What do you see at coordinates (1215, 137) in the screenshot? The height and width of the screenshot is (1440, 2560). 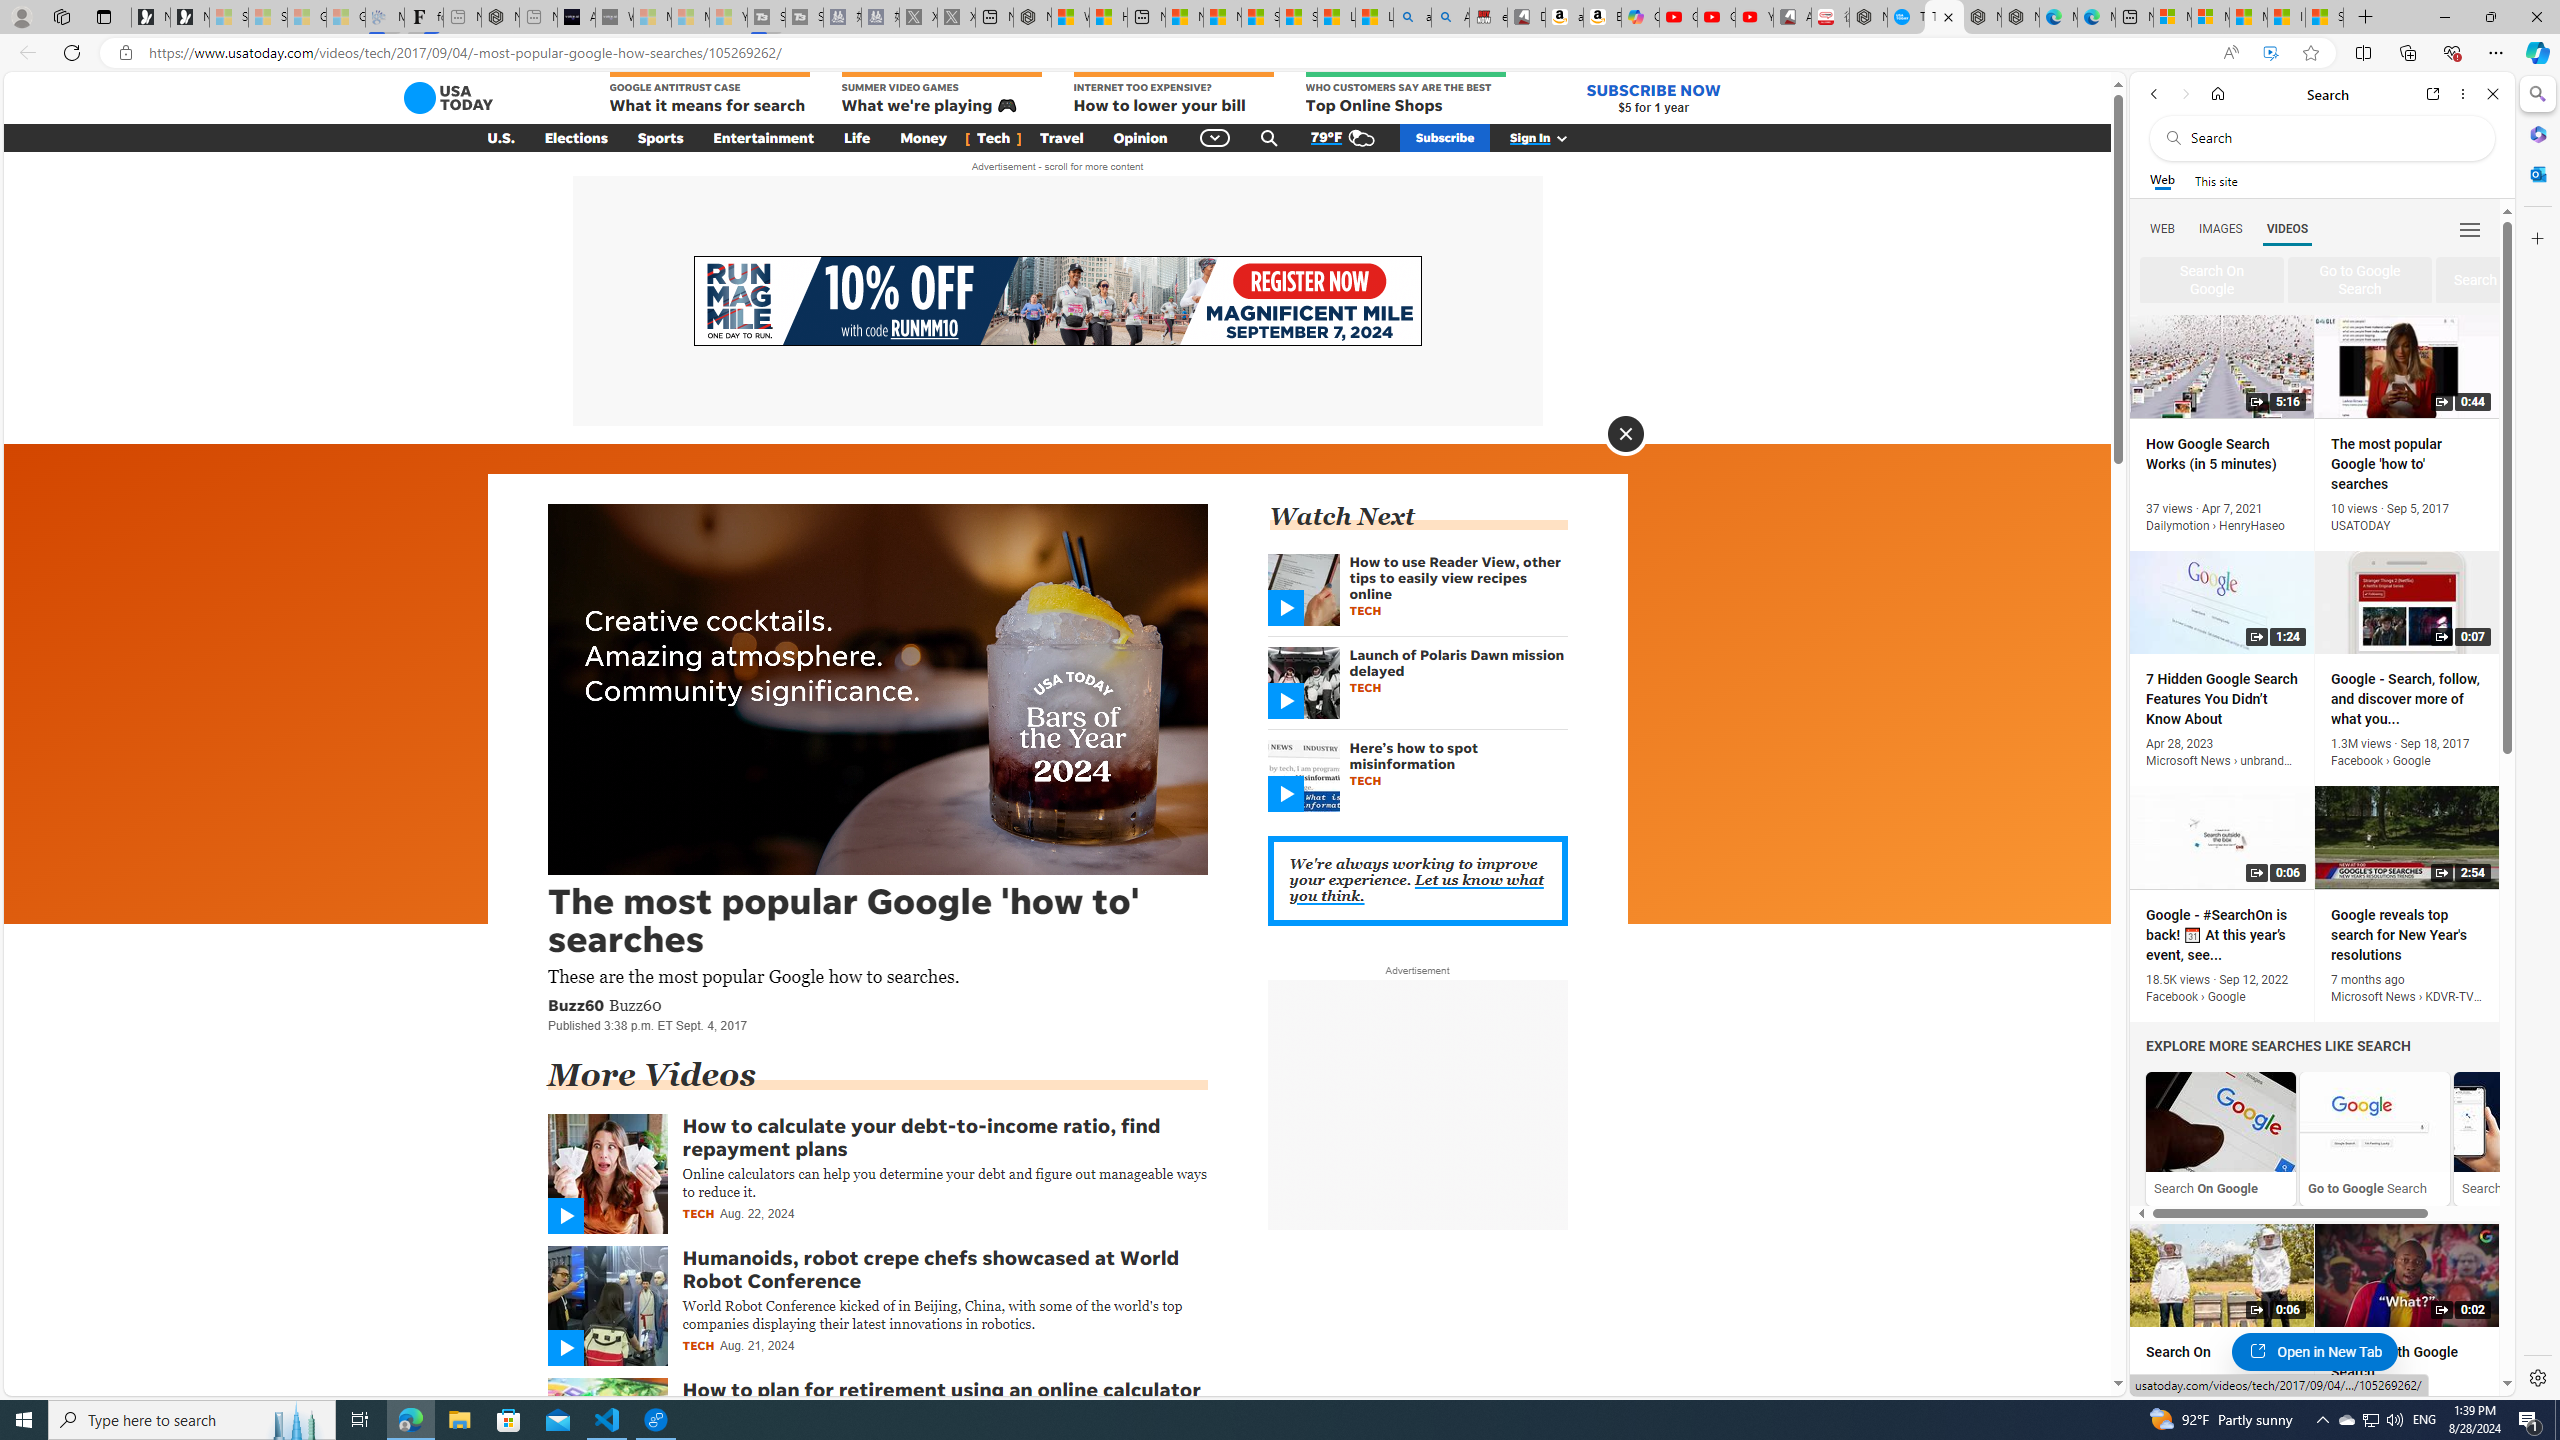 I see `'Global Navigation'` at bounding box center [1215, 137].